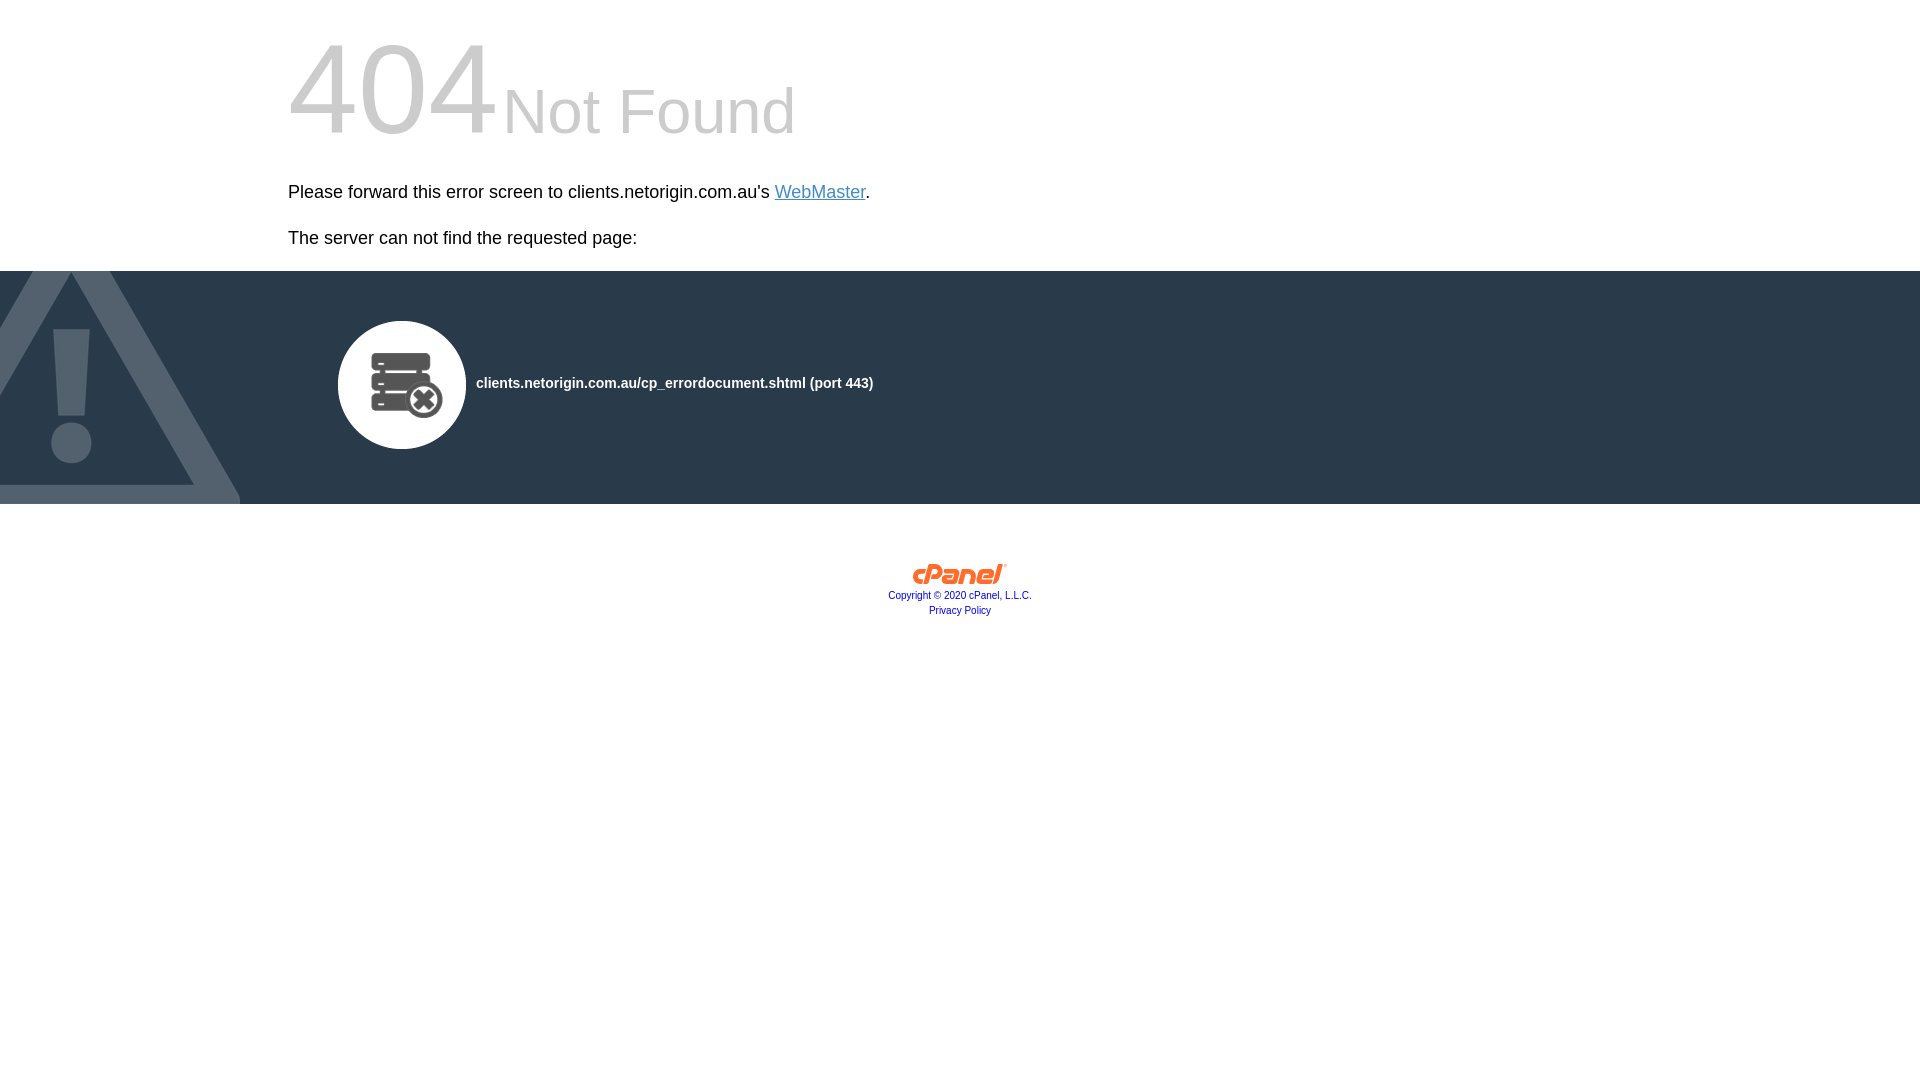 The width and height of the screenshot is (1920, 1080). I want to click on 'WebMaster', so click(773, 192).